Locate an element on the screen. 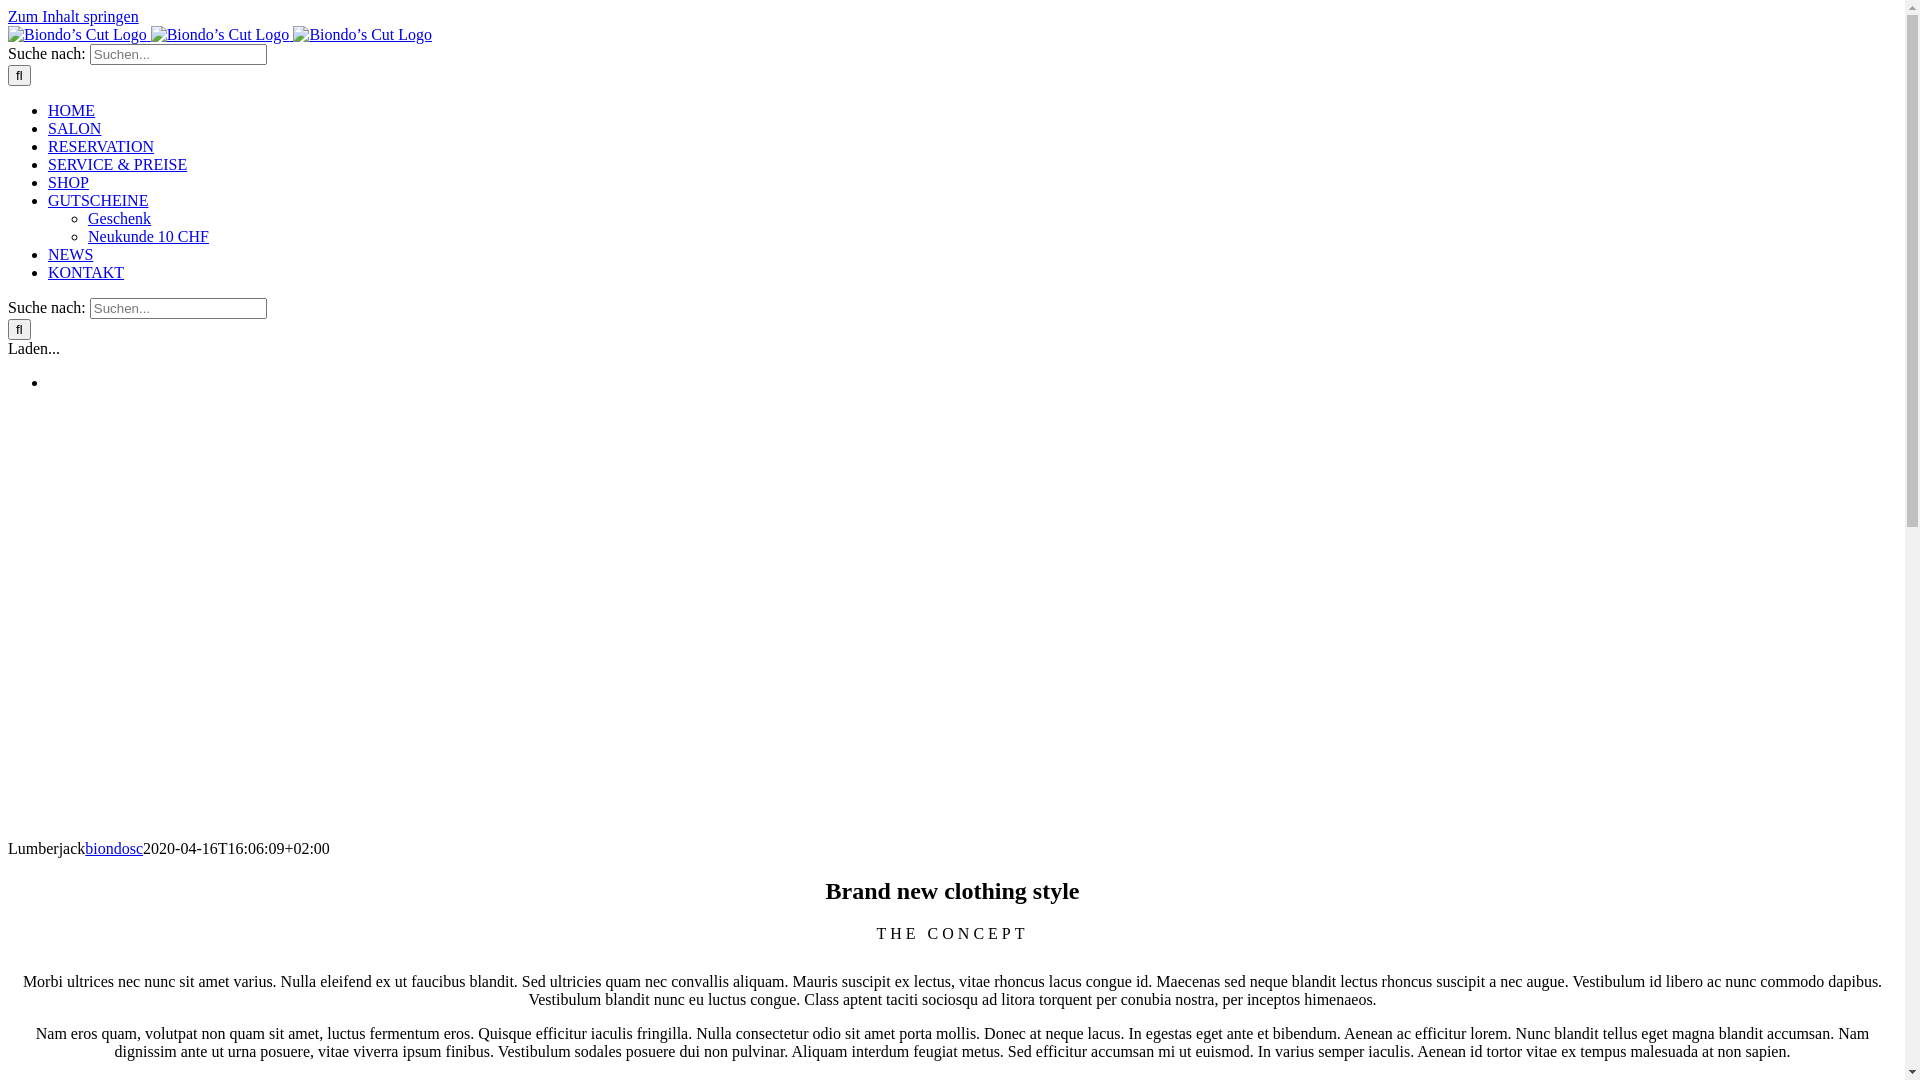 Image resolution: width=1920 pixels, height=1080 pixels. 'Geschenk' is located at coordinates (118, 218).